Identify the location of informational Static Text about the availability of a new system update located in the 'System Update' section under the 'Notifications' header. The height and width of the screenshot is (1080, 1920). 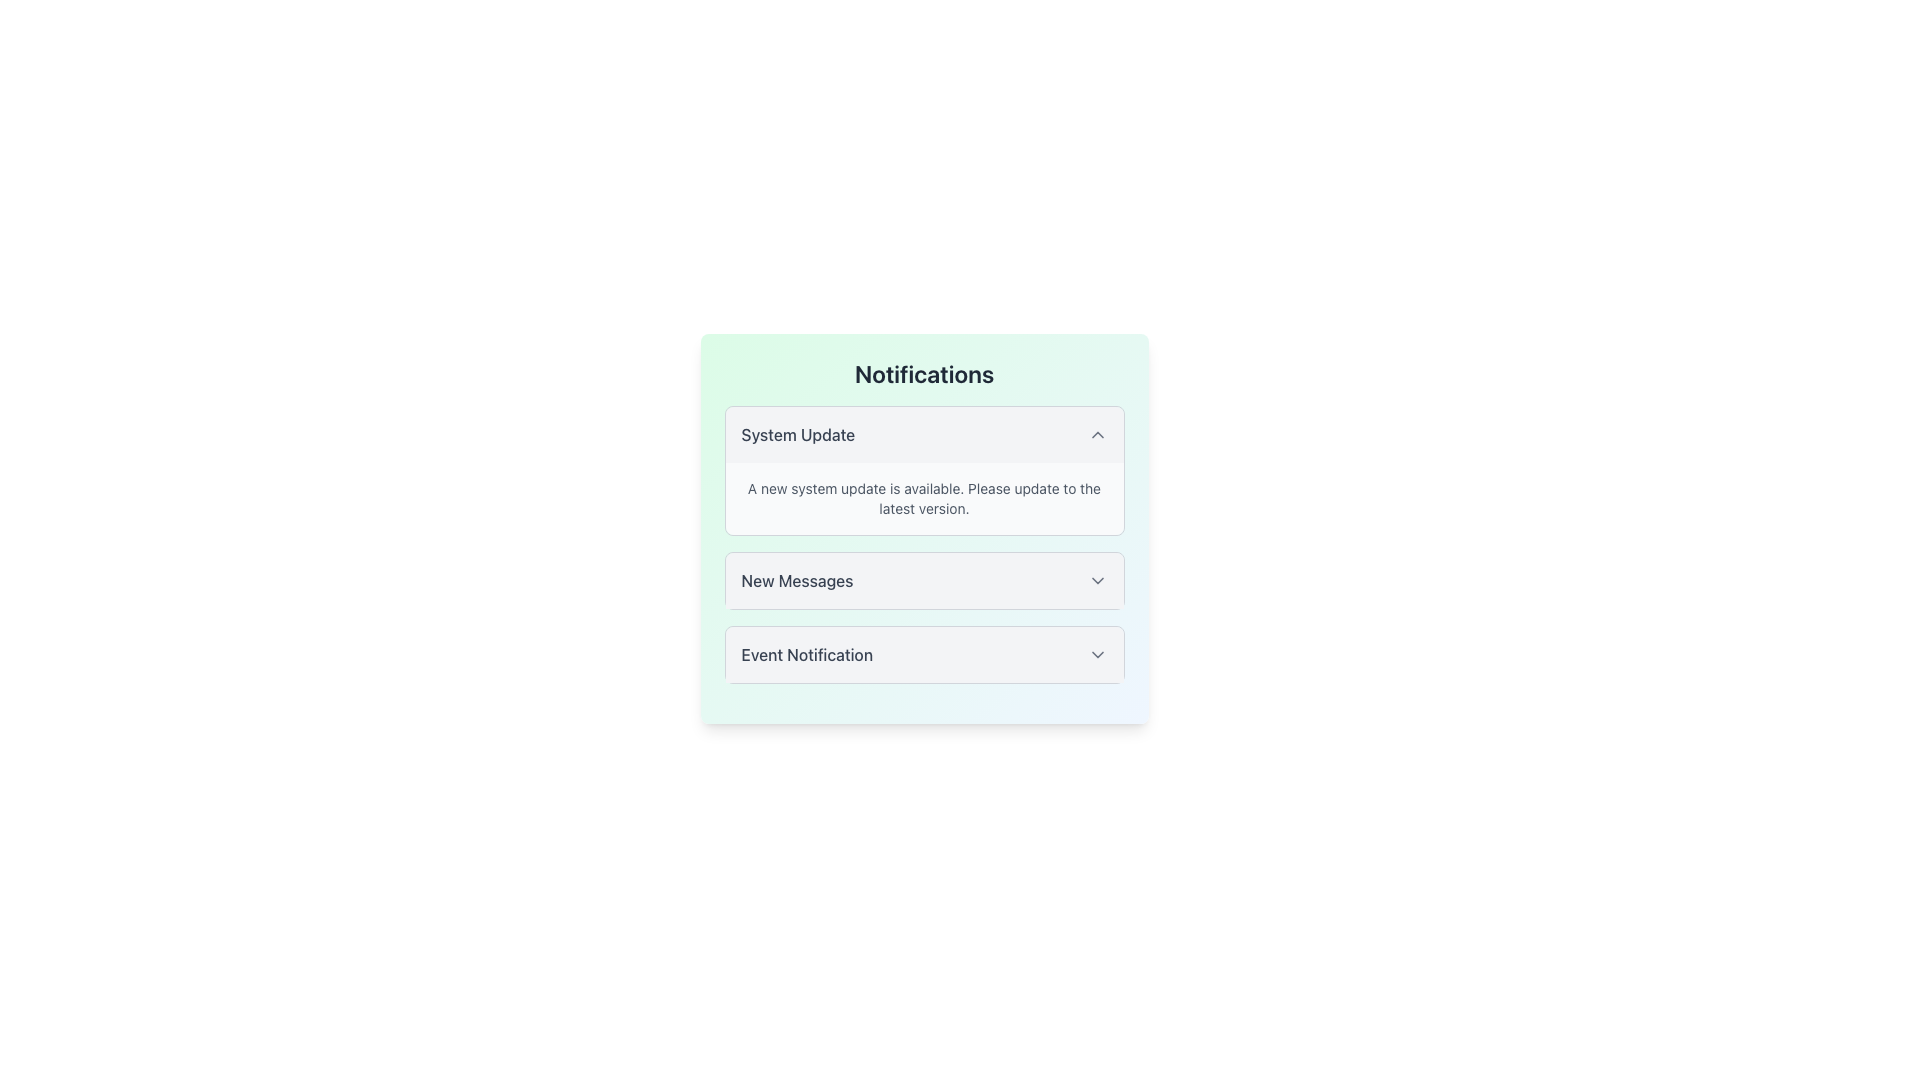
(923, 497).